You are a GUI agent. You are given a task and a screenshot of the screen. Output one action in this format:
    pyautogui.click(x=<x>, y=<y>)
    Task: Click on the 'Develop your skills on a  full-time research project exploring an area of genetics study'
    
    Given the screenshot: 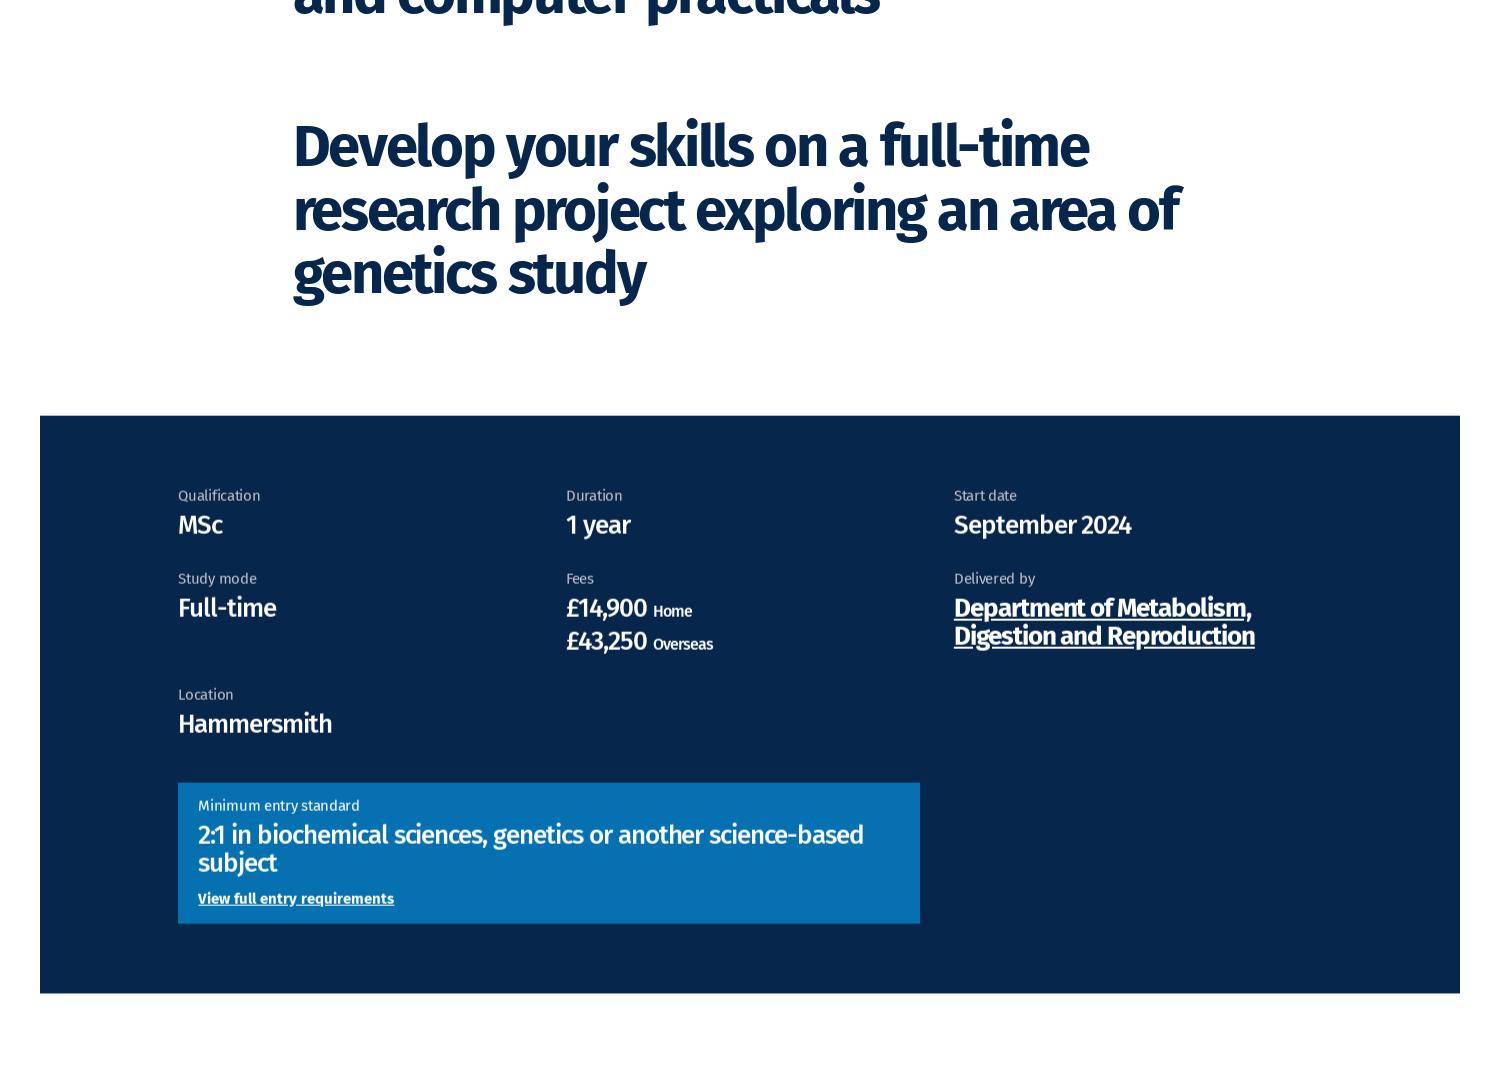 What is the action you would take?
    pyautogui.click(x=292, y=306)
    